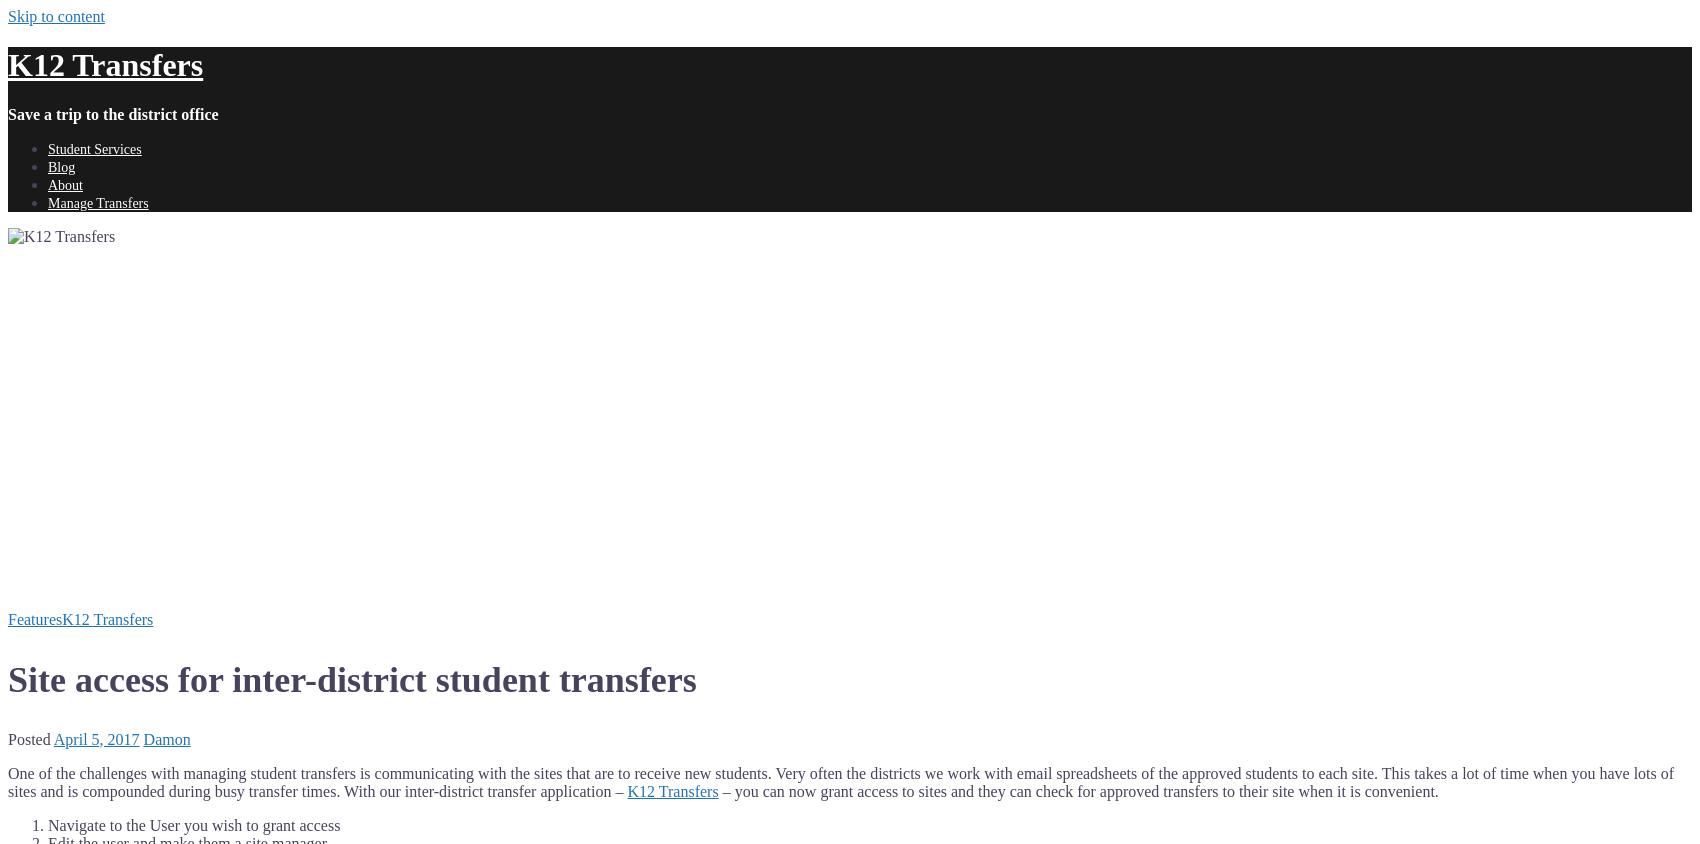 This screenshot has height=844, width=1700. Describe the element at coordinates (192, 824) in the screenshot. I see `'Navigate to the User you wish to grant access'` at that location.